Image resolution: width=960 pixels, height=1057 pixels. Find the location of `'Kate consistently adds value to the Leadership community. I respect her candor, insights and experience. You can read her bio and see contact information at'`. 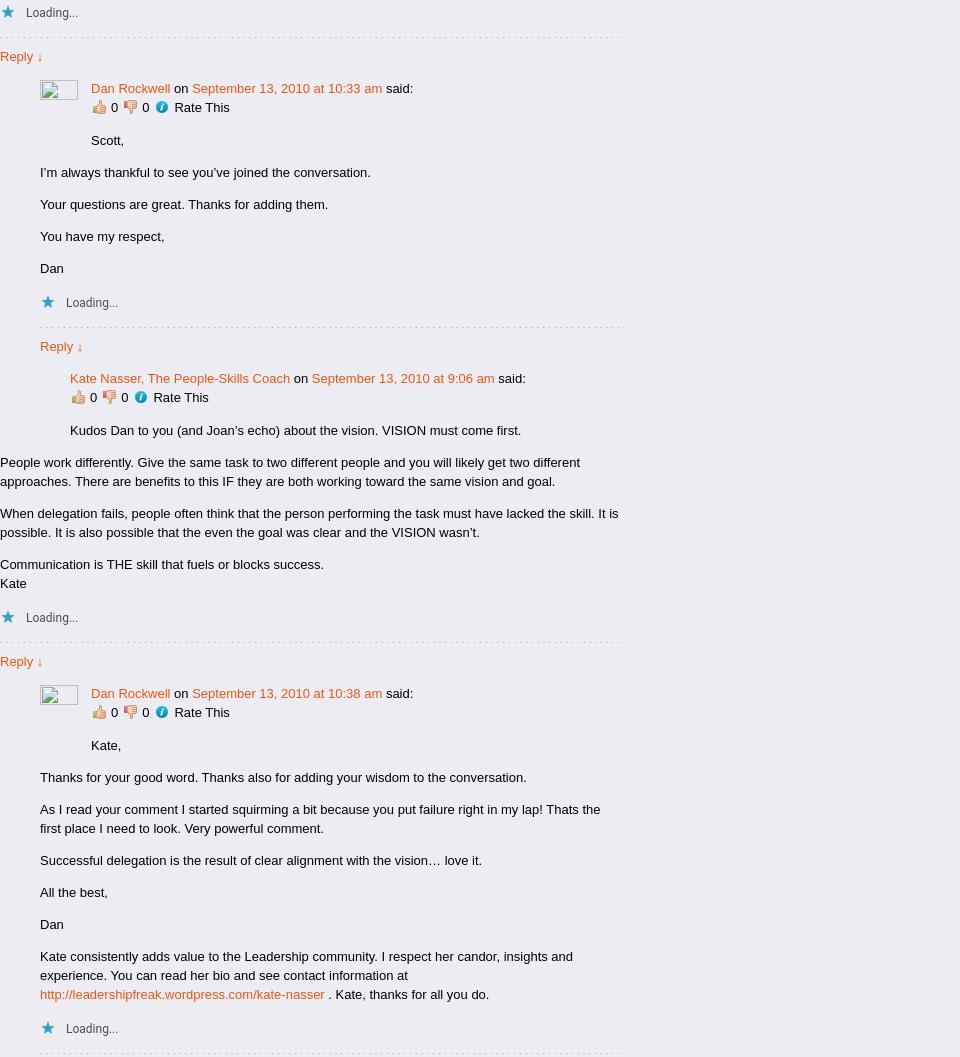

'Kate consistently adds value to the Leadership community. I respect her candor, insights and experience. You can read her bio and see contact information at' is located at coordinates (39, 965).